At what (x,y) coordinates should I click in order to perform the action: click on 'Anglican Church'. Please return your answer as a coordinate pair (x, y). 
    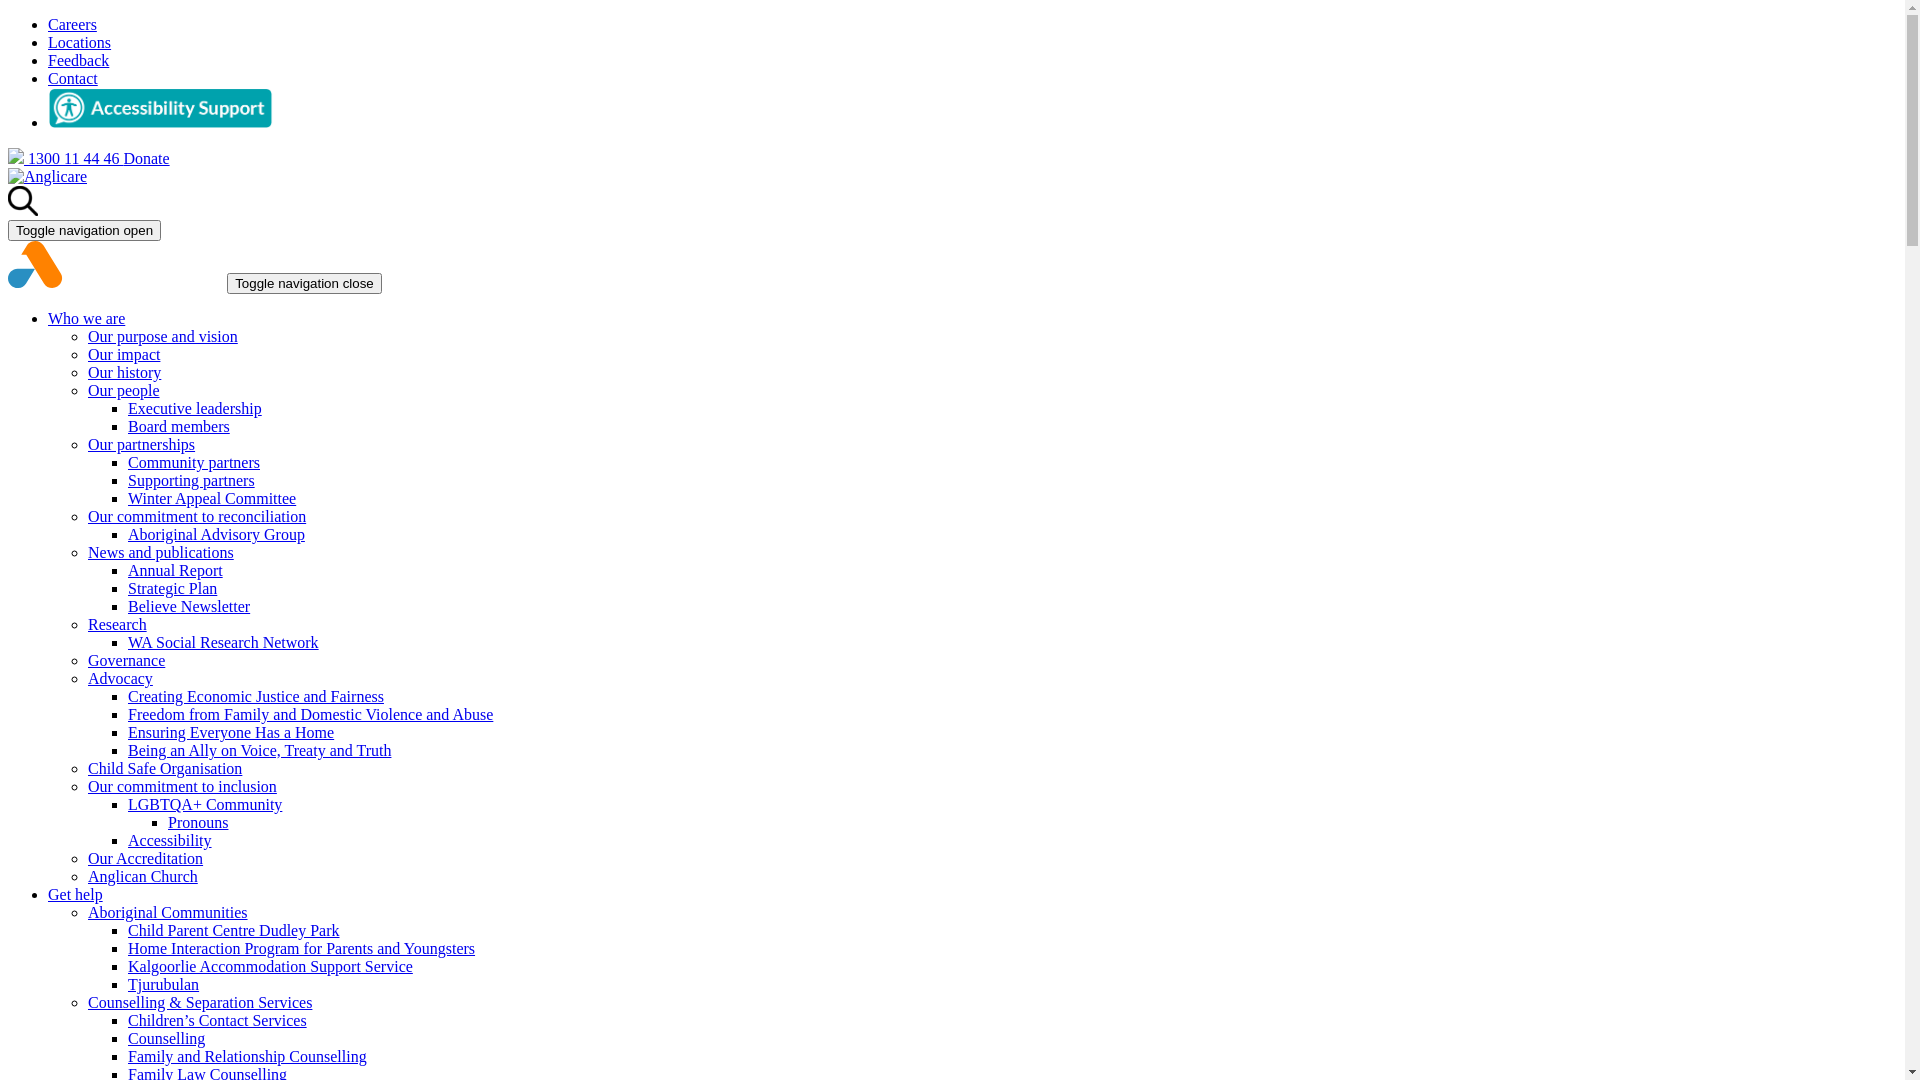
    Looking at the image, I should click on (142, 875).